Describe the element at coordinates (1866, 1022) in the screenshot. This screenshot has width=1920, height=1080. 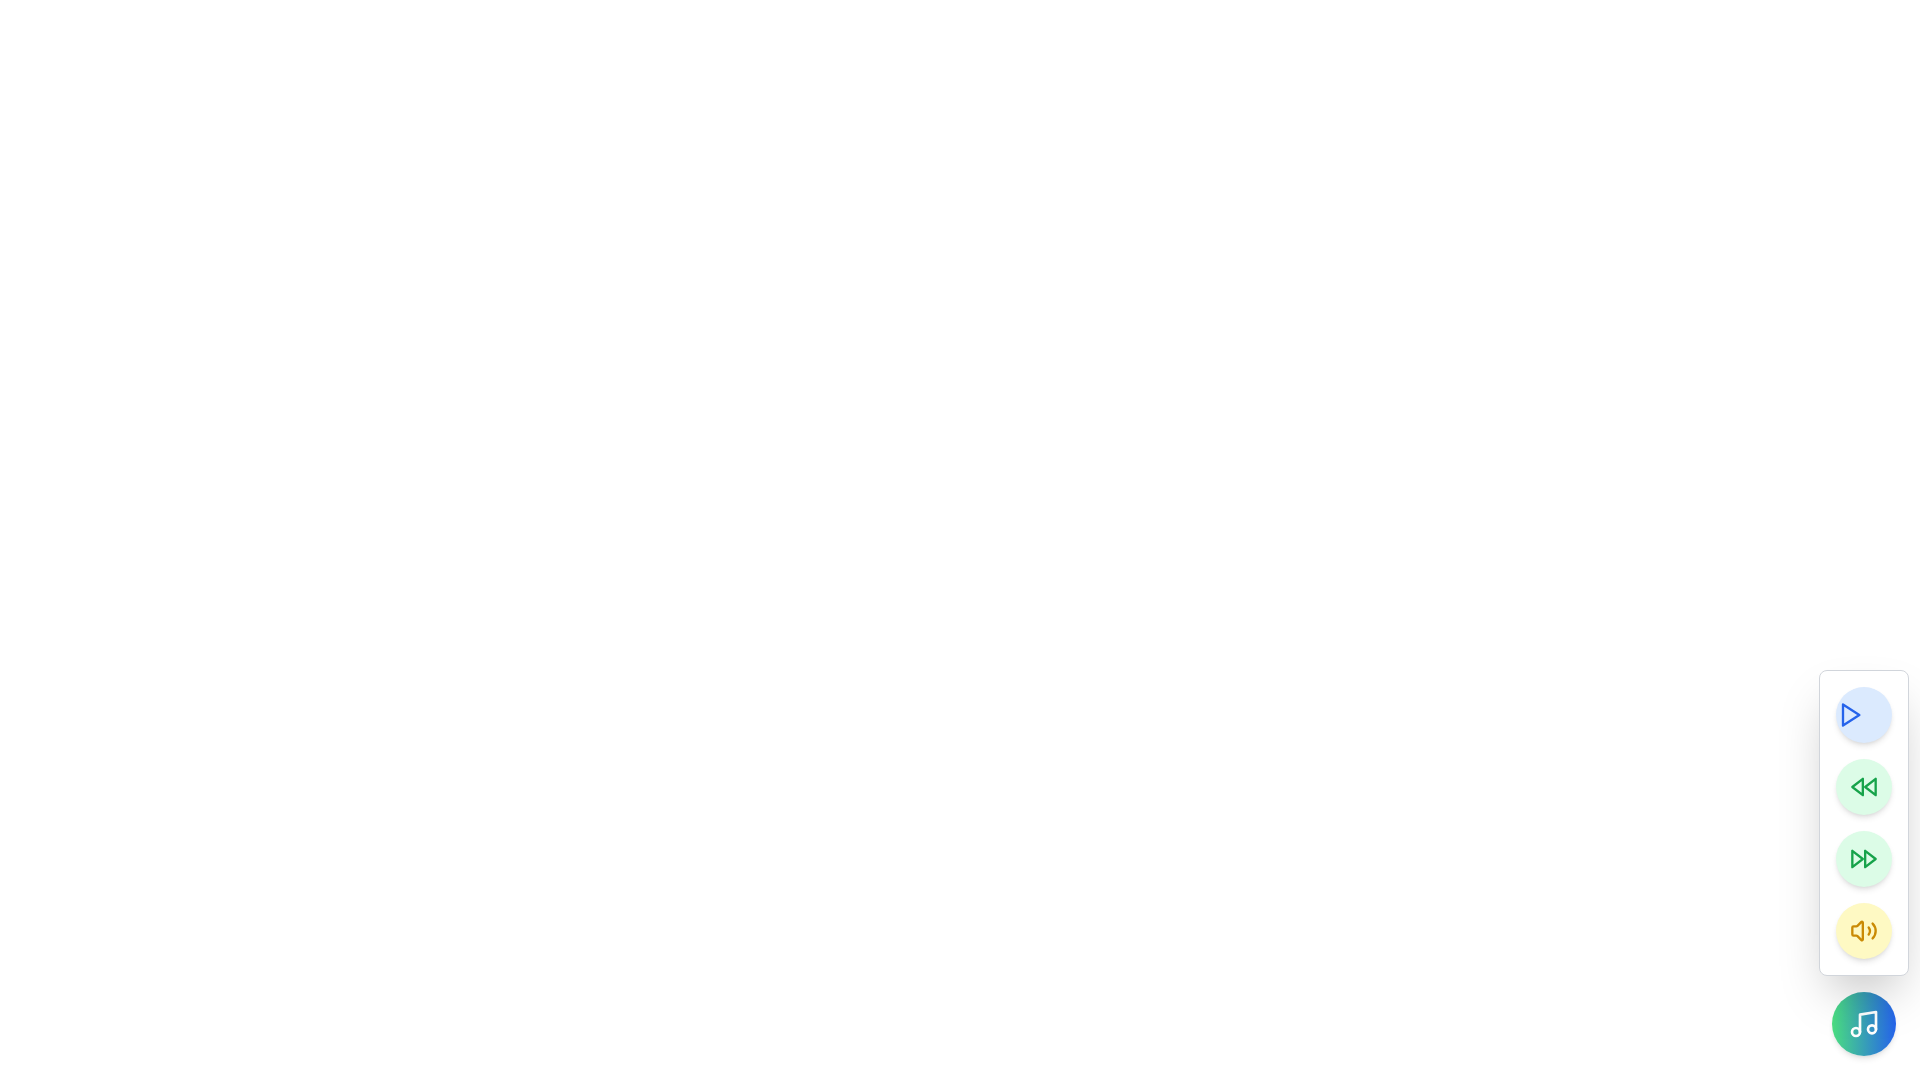
I see `the vertical line segment of the music note icon located in the bottom-right corner of the interface` at that location.